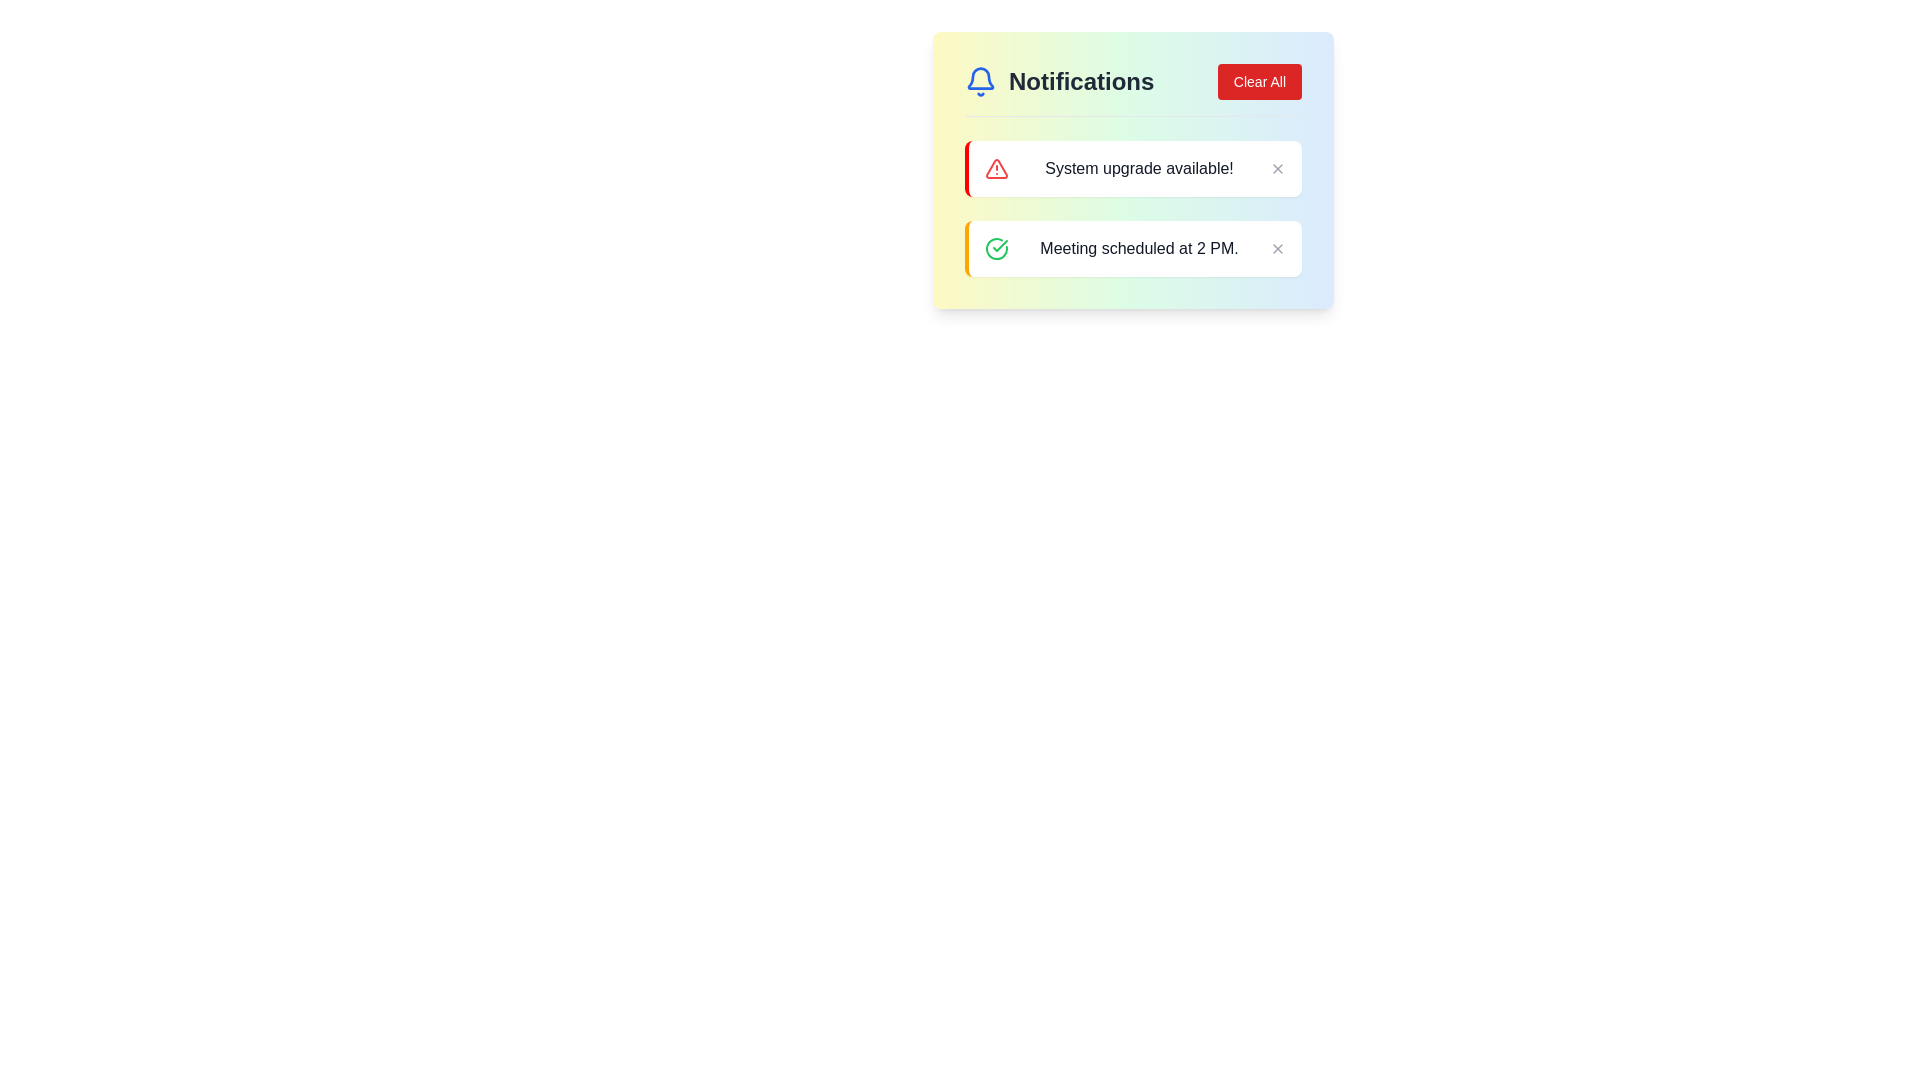  I want to click on the close button located at the top-right corner of the notification message block containing the text 'System upgrade available!', so click(1276, 168).